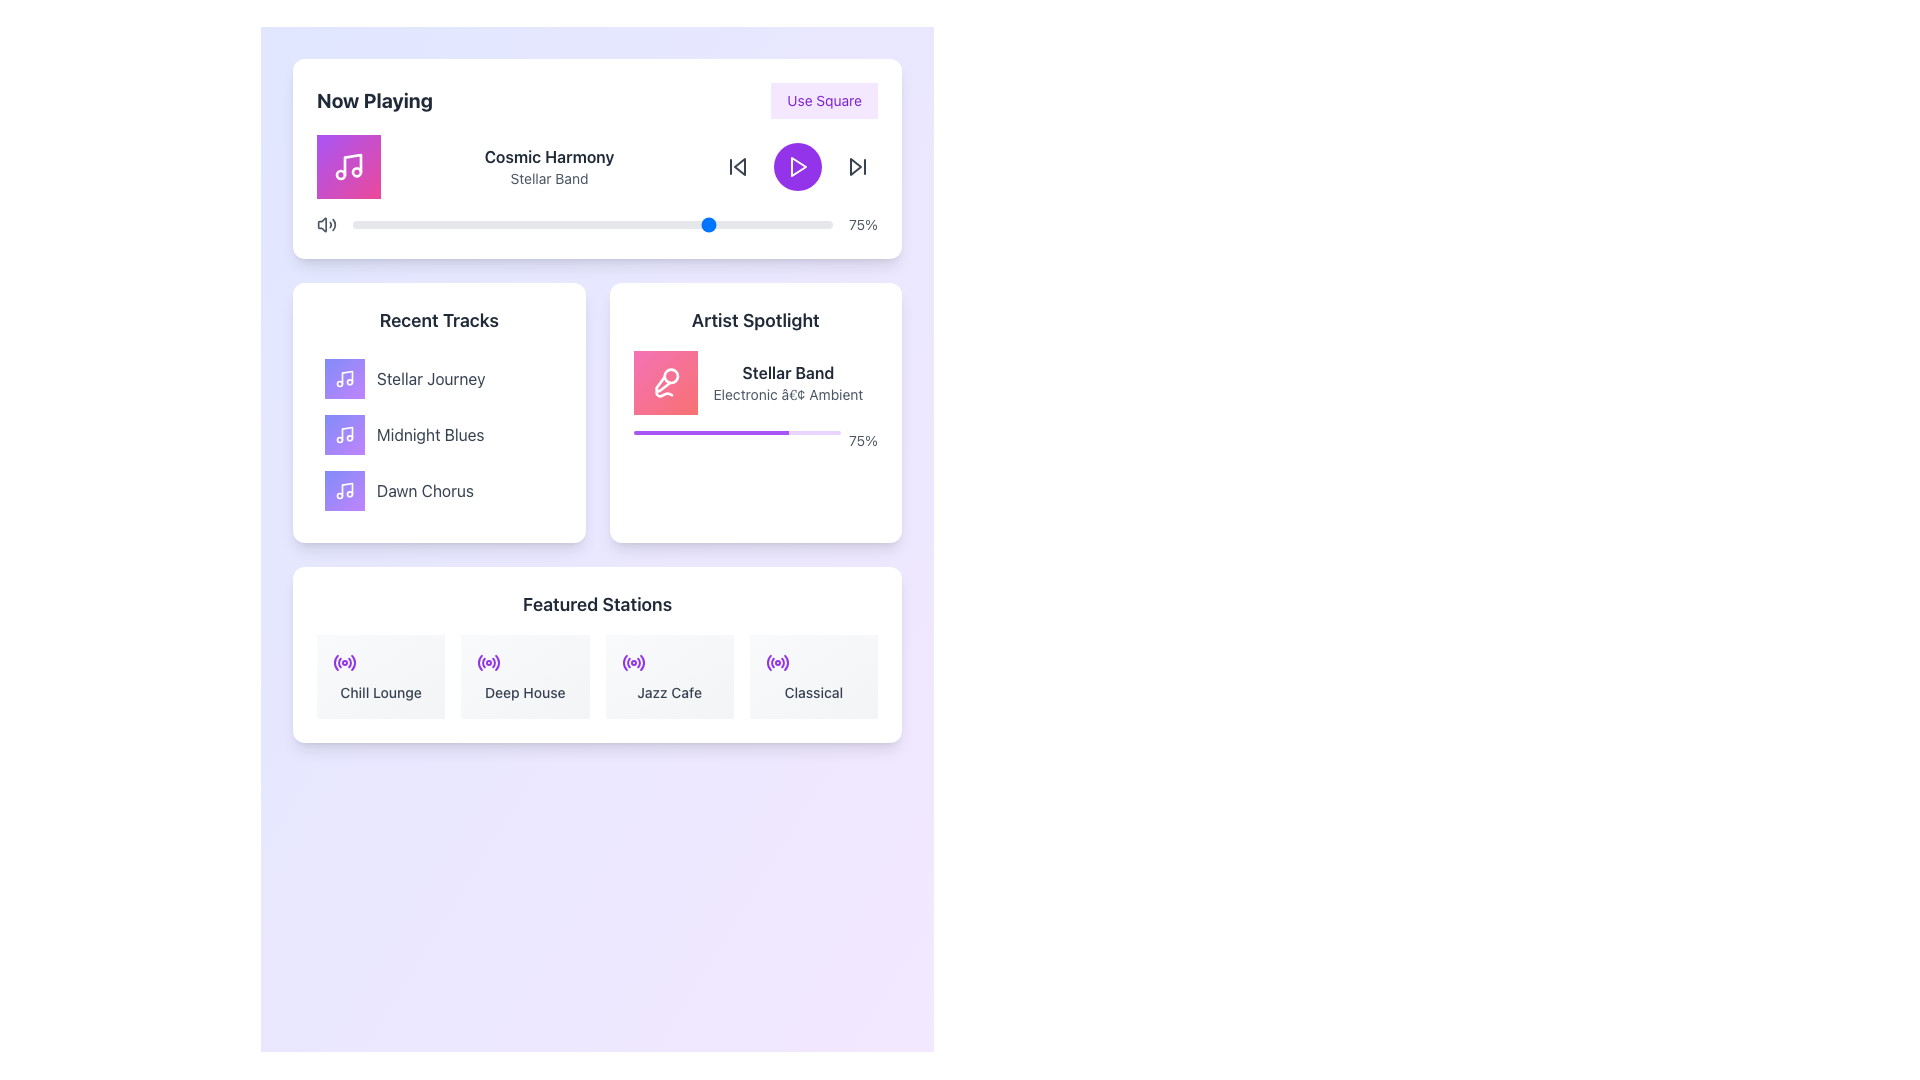 The image size is (1920, 1080). What do you see at coordinates (796, 165) in the screenshot?
I see `the circular purple button with a white play icon to play or pause the media` at bounding box center [796, 165].